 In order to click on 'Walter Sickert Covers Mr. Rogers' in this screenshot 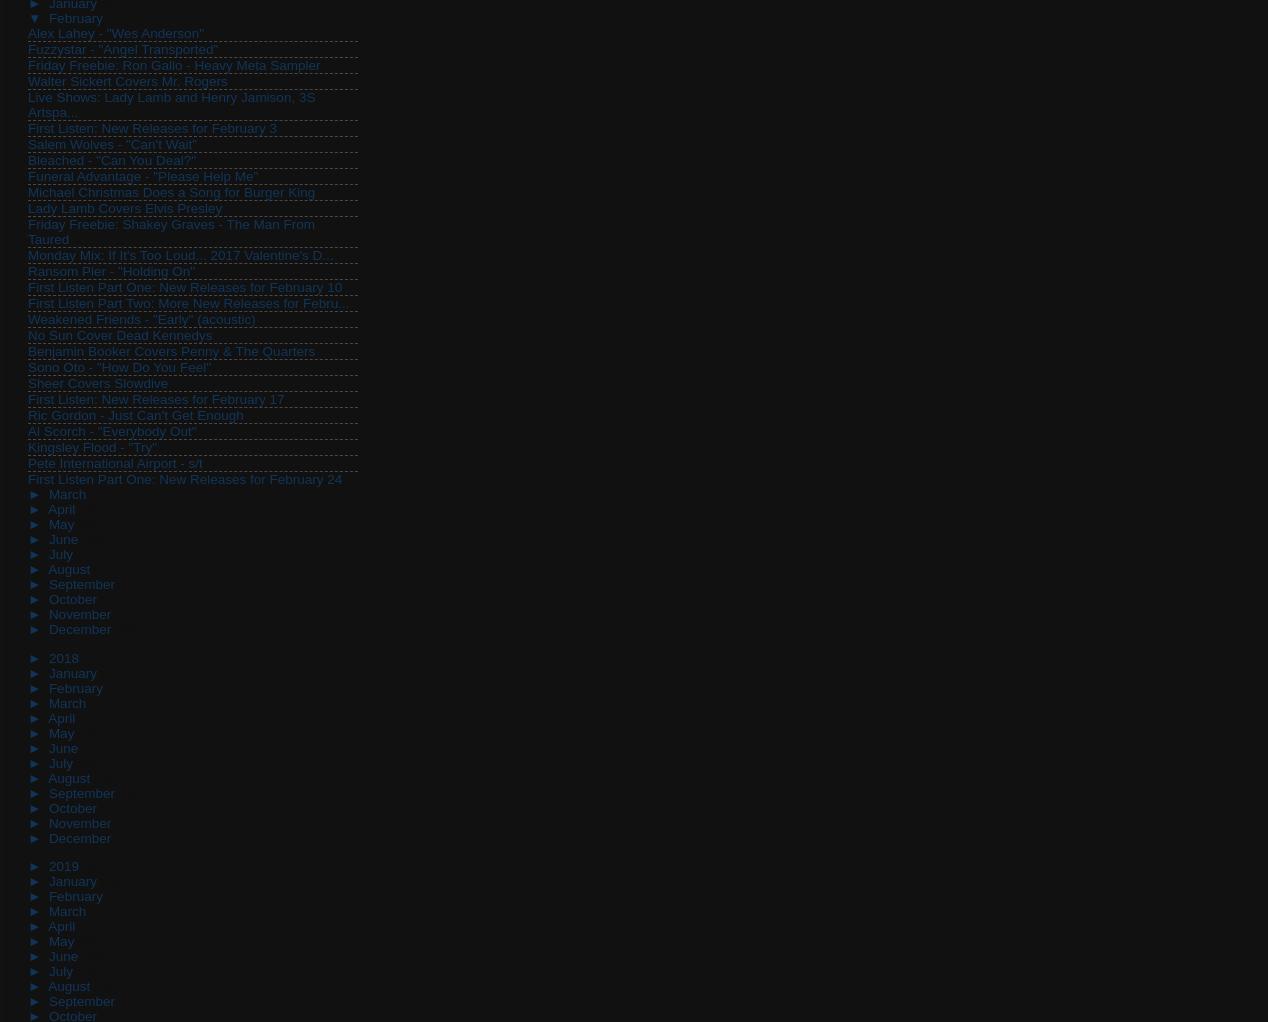, I will do `click(27, 80)`.